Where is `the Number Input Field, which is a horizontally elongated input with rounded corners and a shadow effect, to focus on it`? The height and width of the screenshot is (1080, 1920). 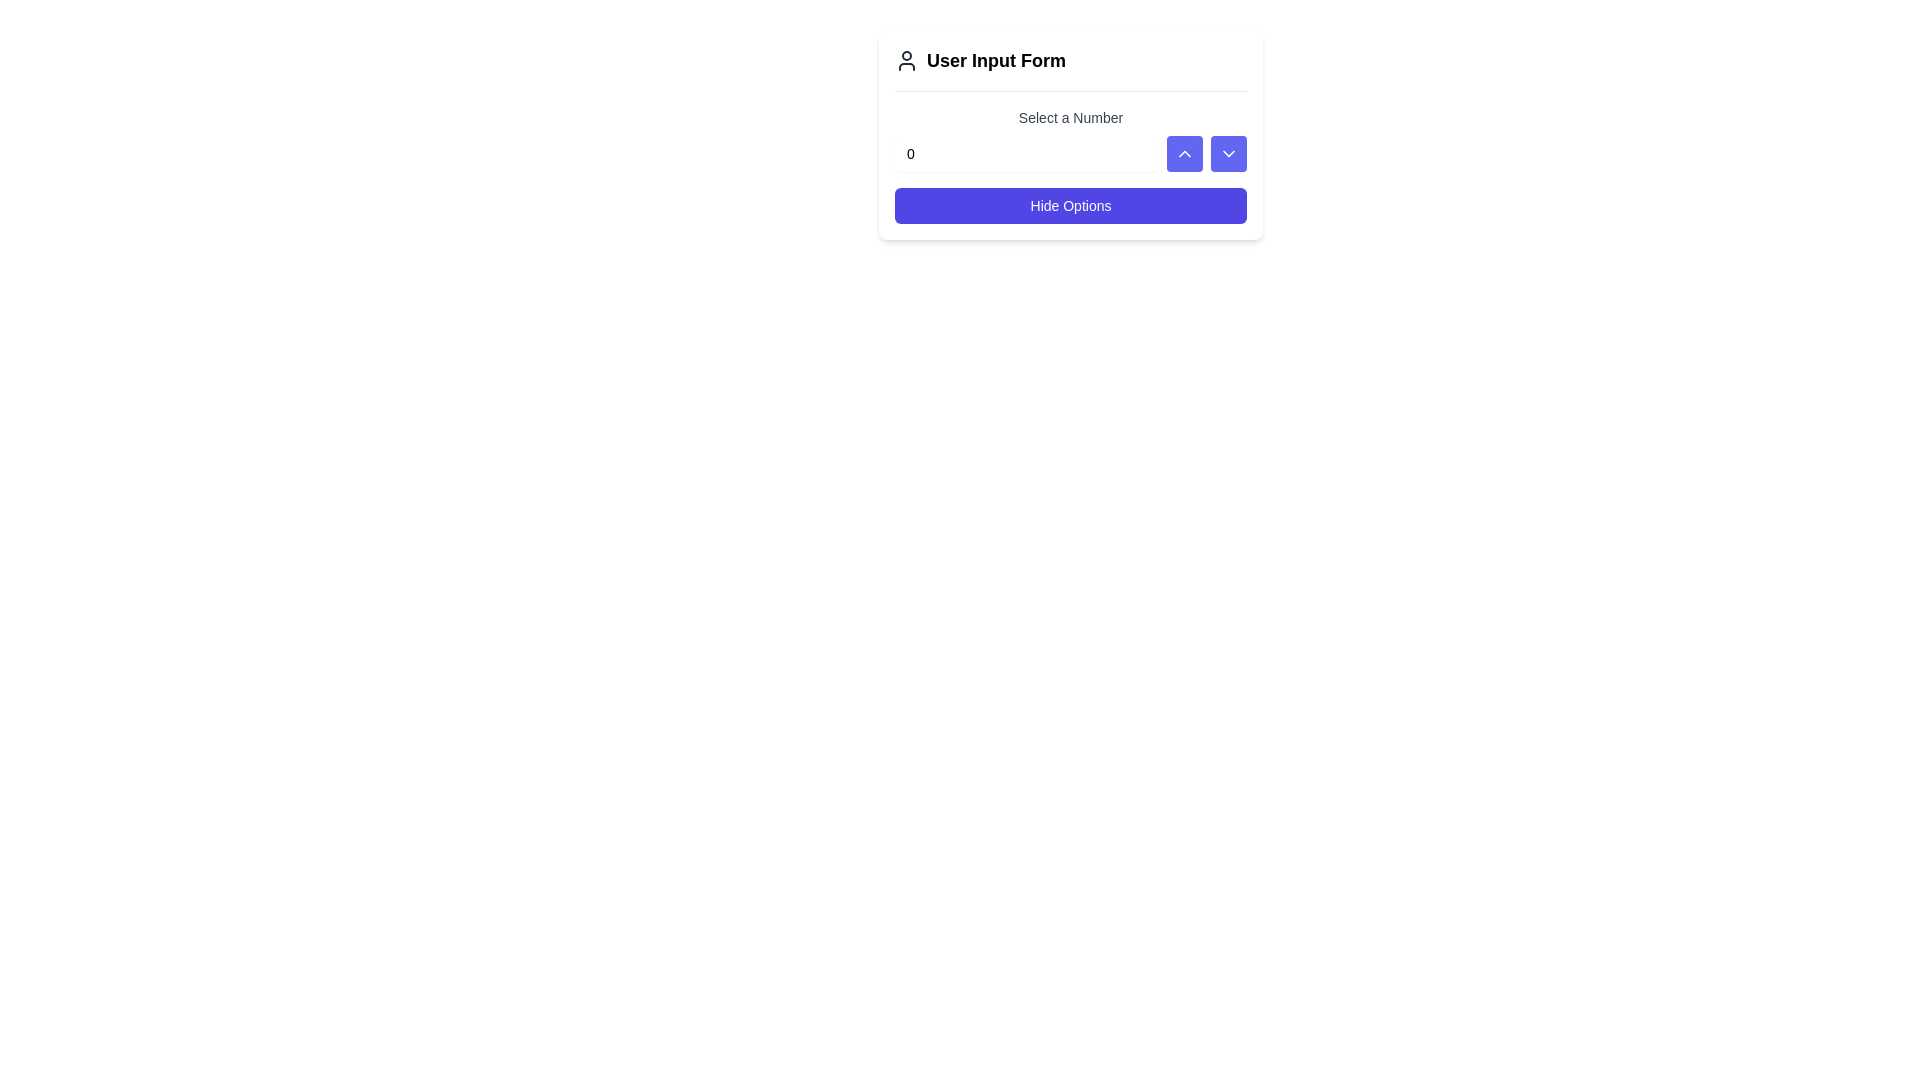
the Number Input Field, which is a horizontally elongated input with rounded corners and a shadow effect, to focus on it is located at coordinates (1027, 153).